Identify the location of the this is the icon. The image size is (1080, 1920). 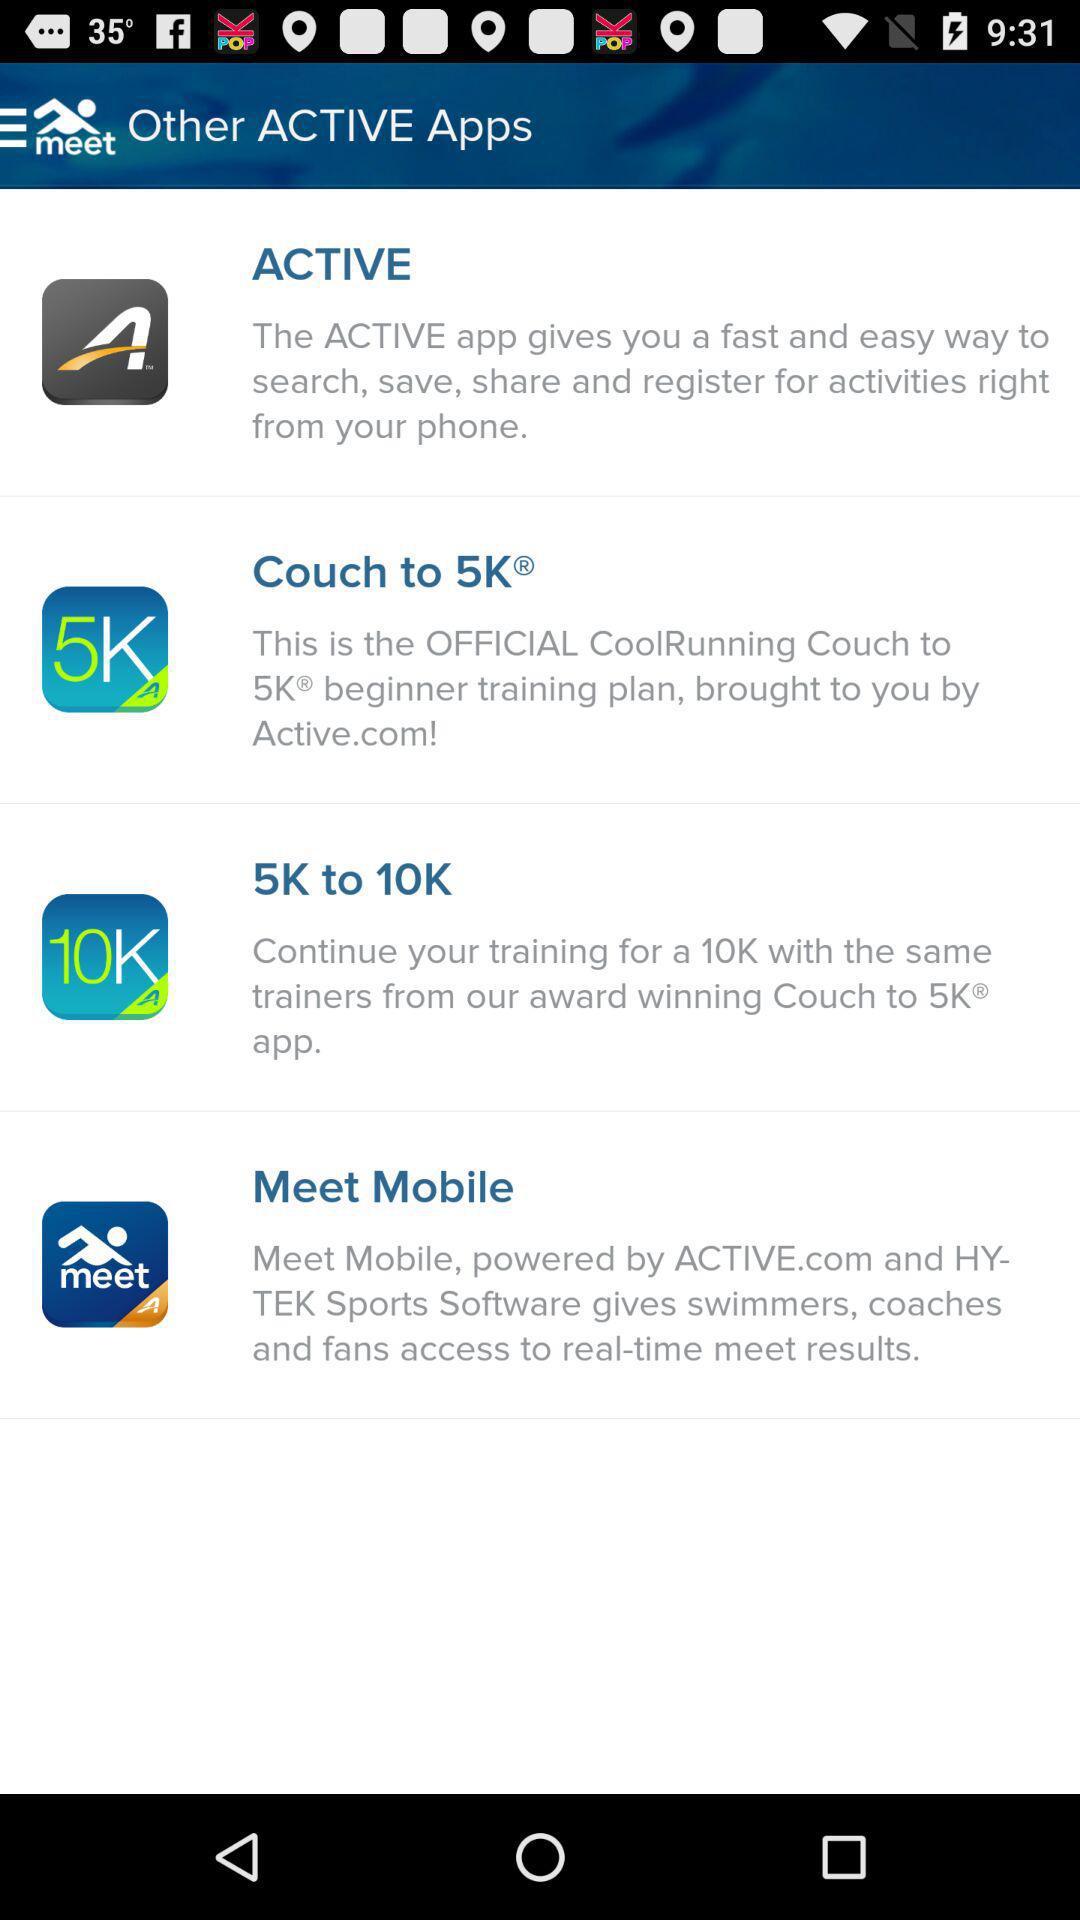
(655, 688).